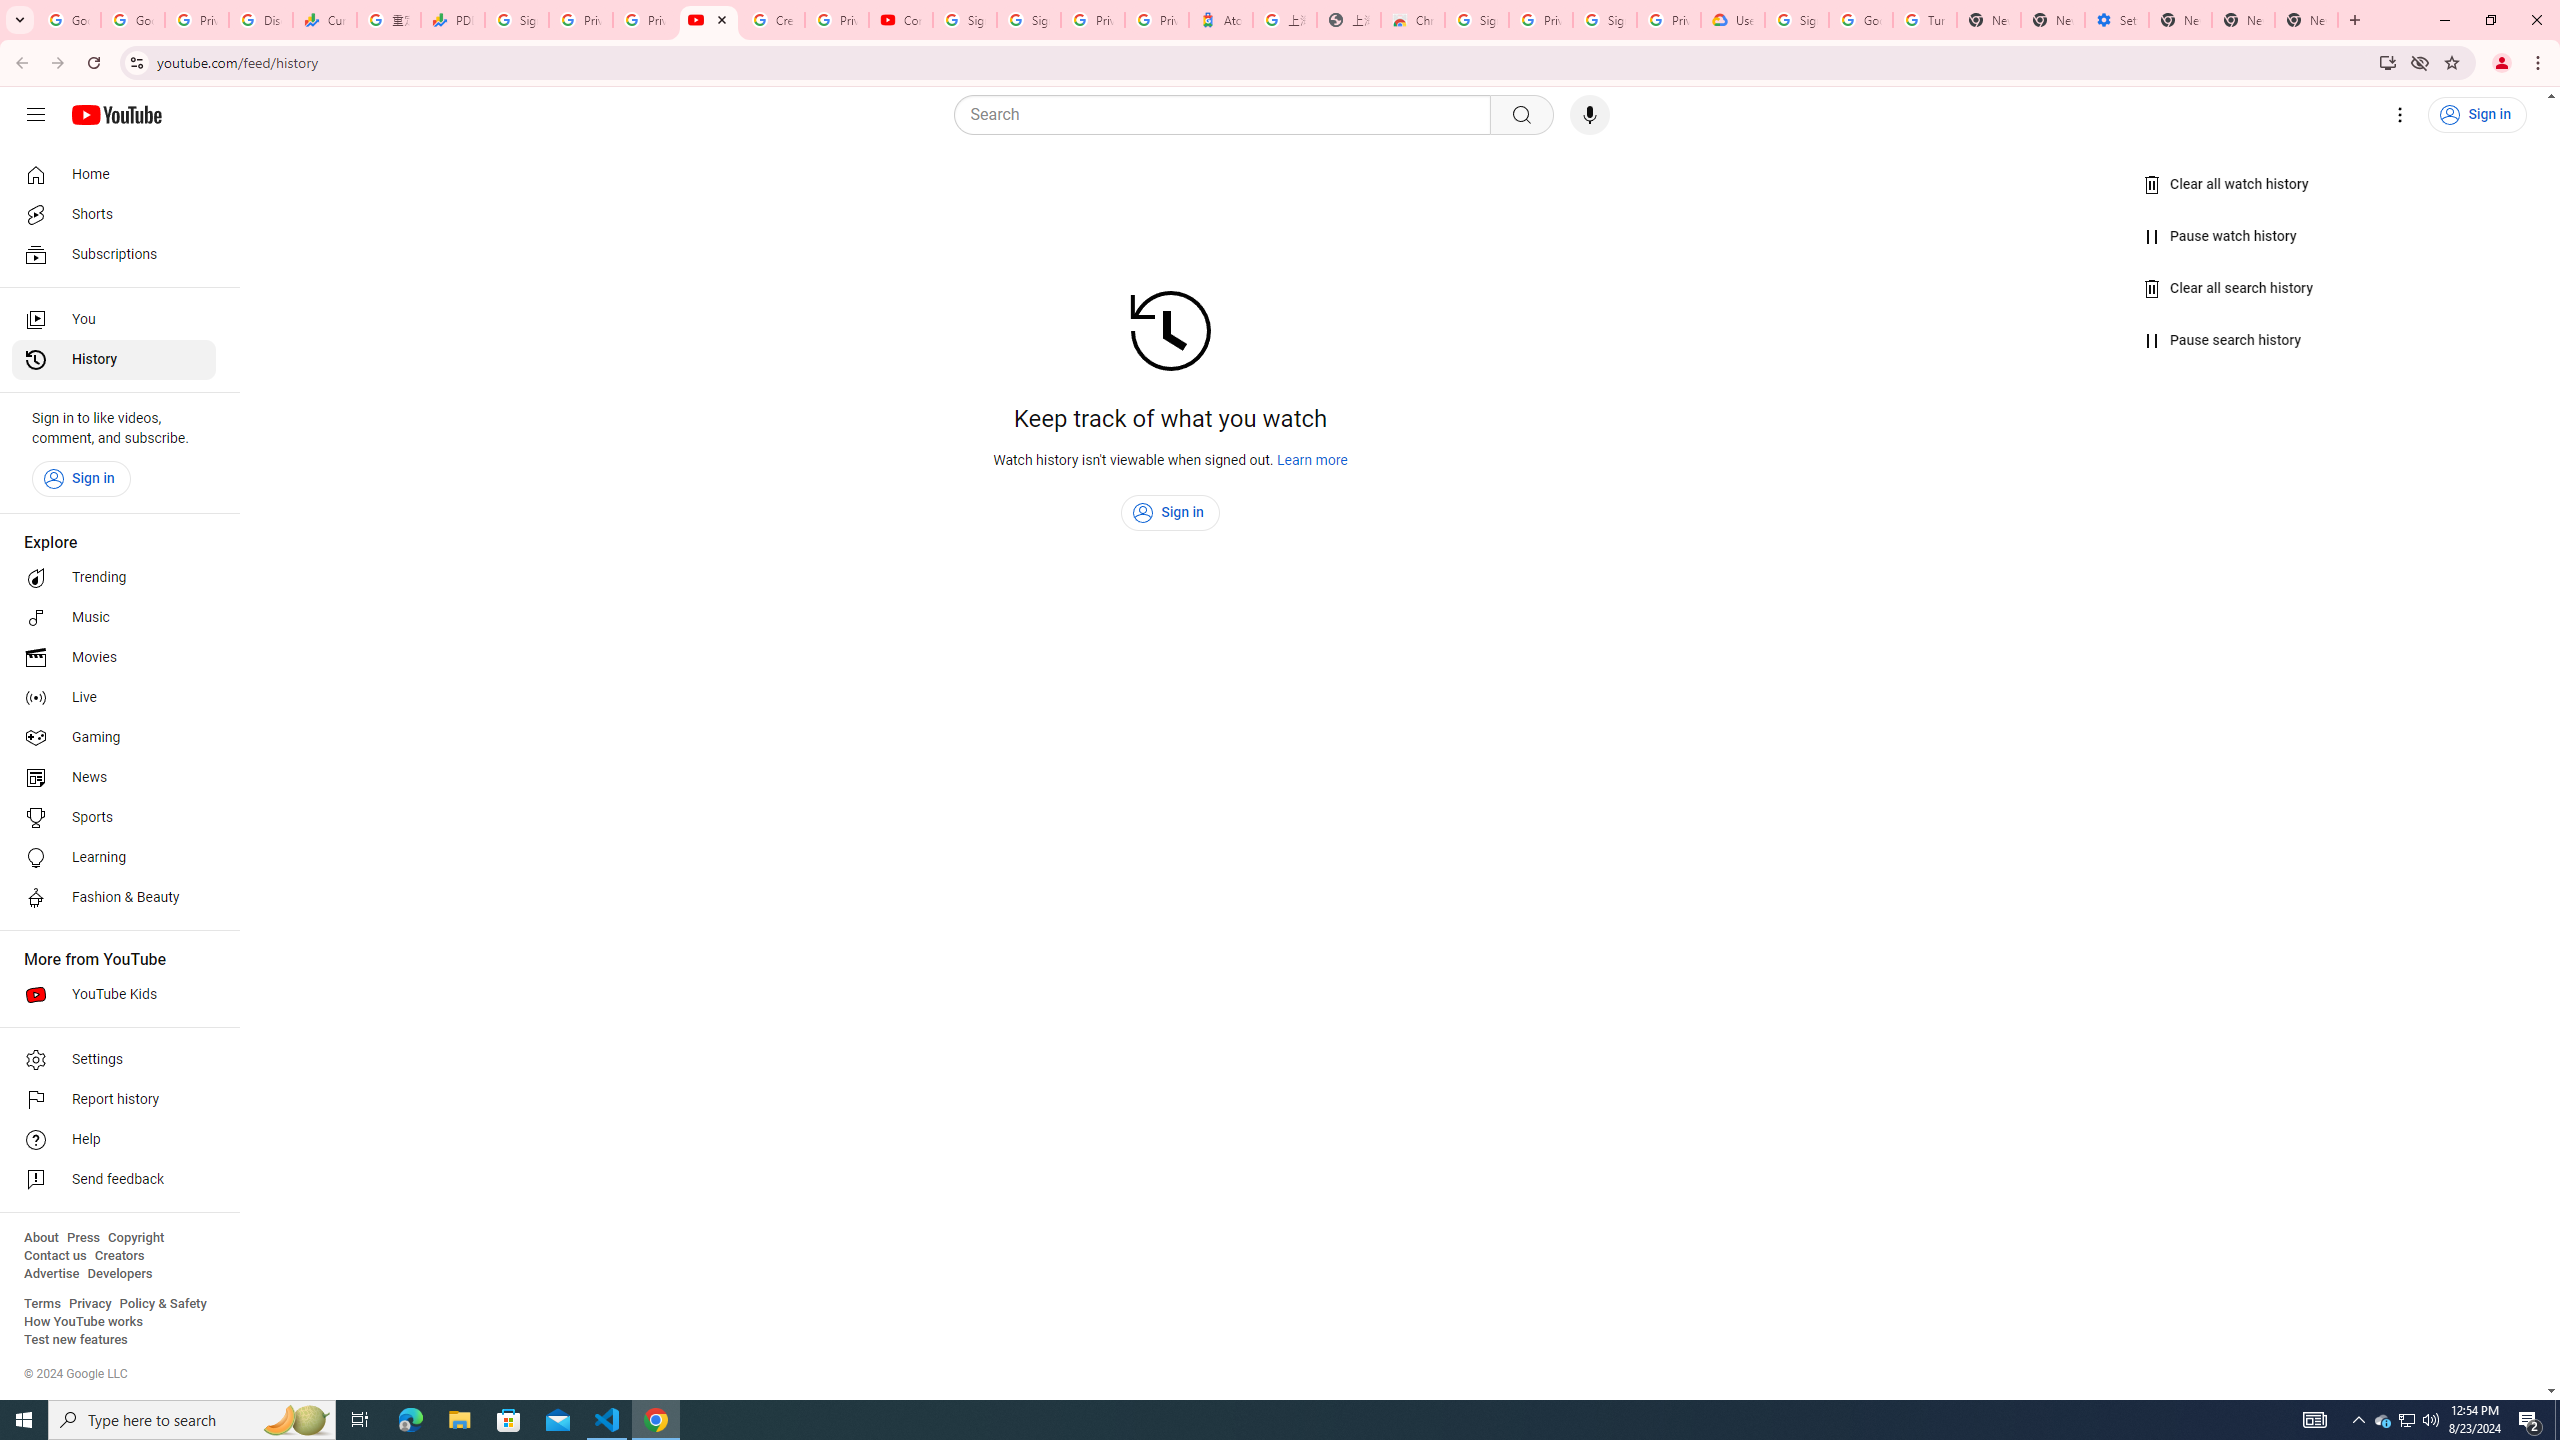  I want to click on 'Google Workspace Admin Community', so click(69, 19).